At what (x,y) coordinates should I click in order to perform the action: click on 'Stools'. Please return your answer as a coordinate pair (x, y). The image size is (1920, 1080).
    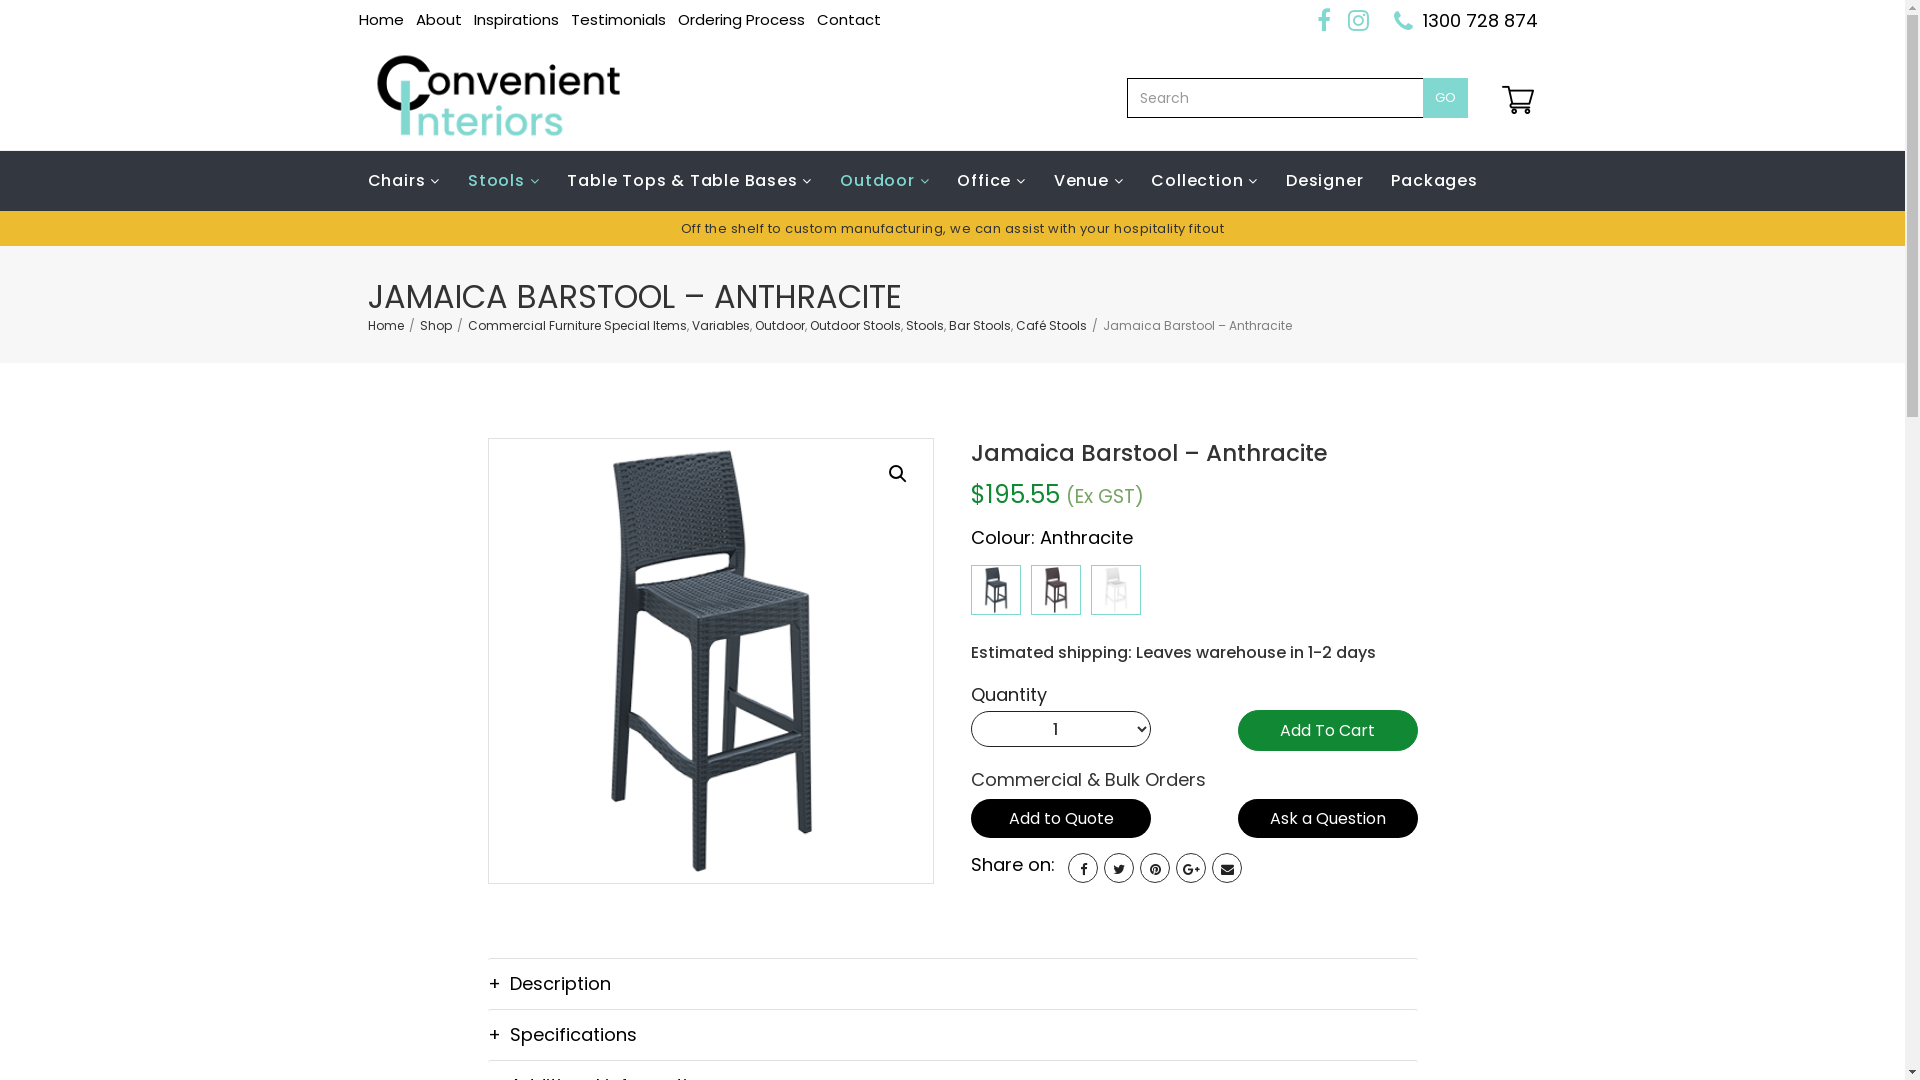
    Looking at the image, I should click on (503, 181).